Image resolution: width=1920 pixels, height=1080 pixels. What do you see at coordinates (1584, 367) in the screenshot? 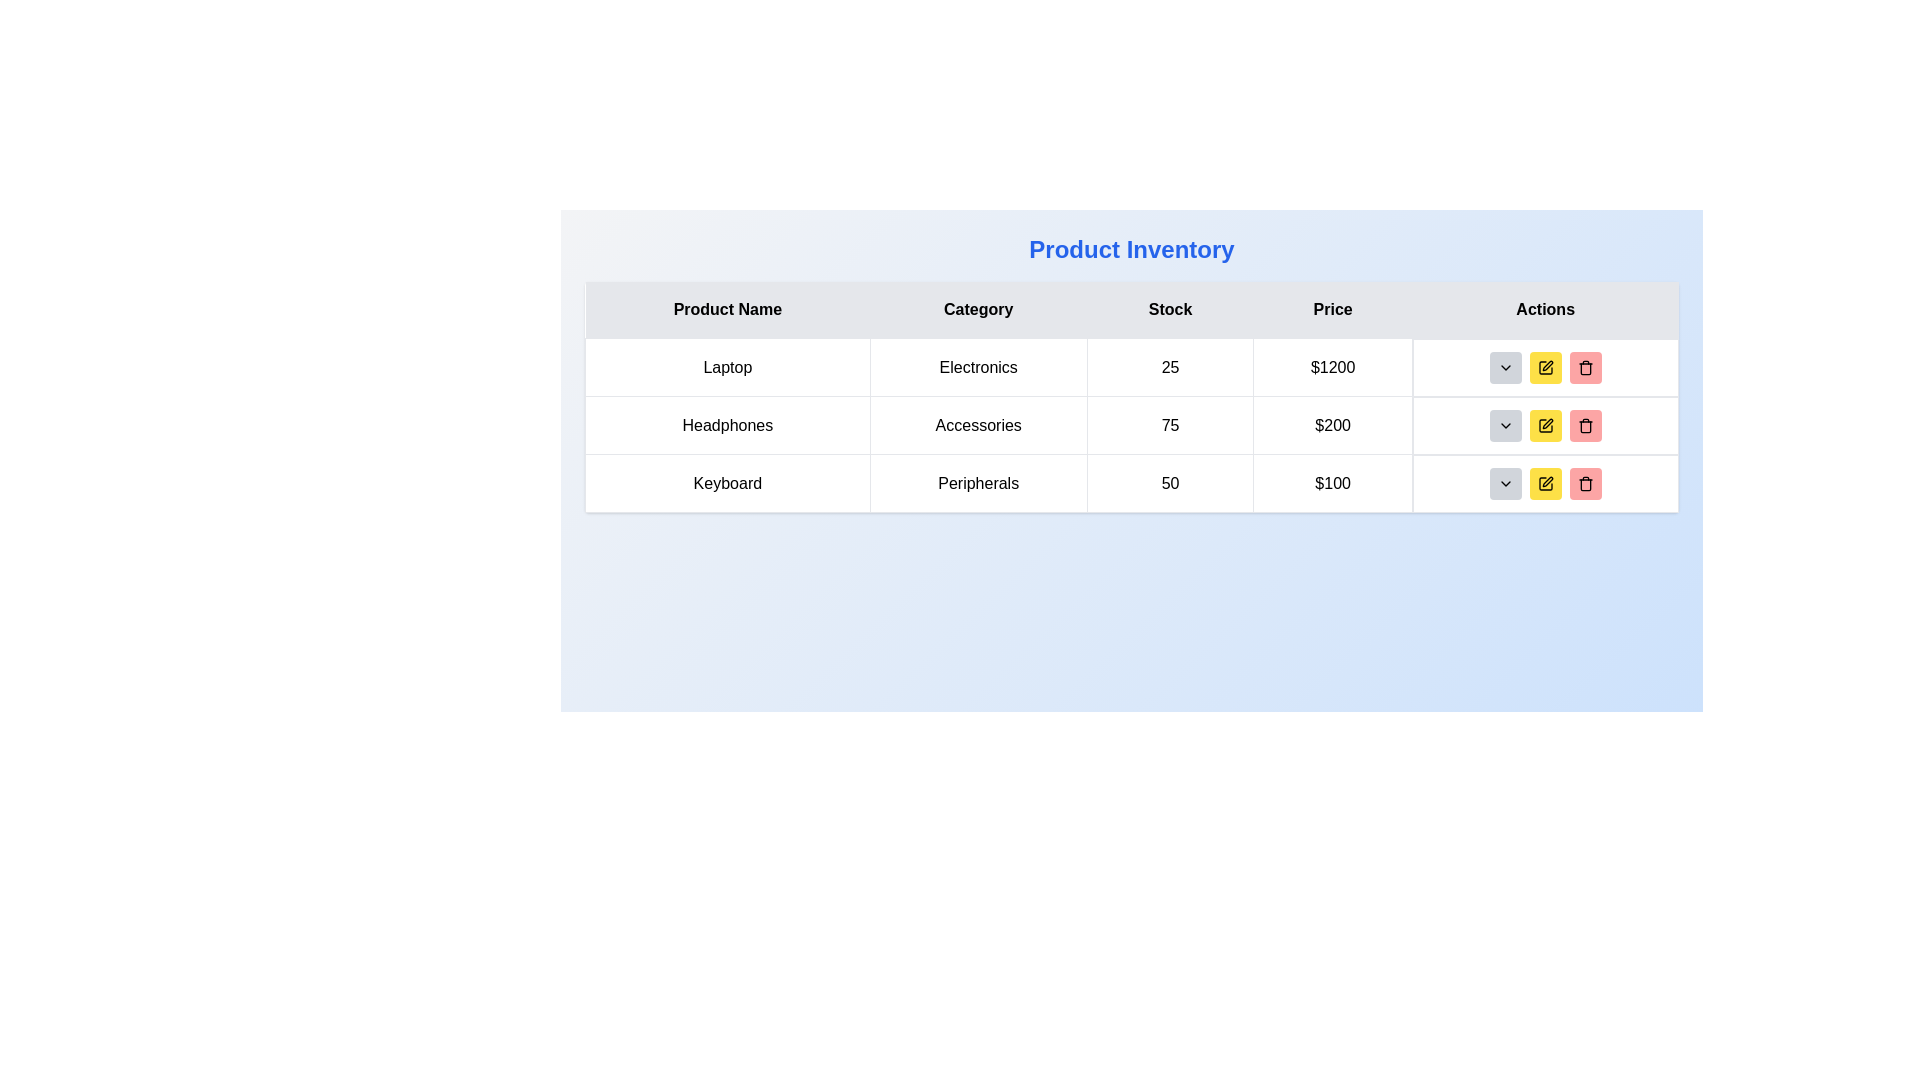
I see `the red button with a trash can icon located in the last column of the first row under the 'Actions' heading` at bounding box center [1584, 367].